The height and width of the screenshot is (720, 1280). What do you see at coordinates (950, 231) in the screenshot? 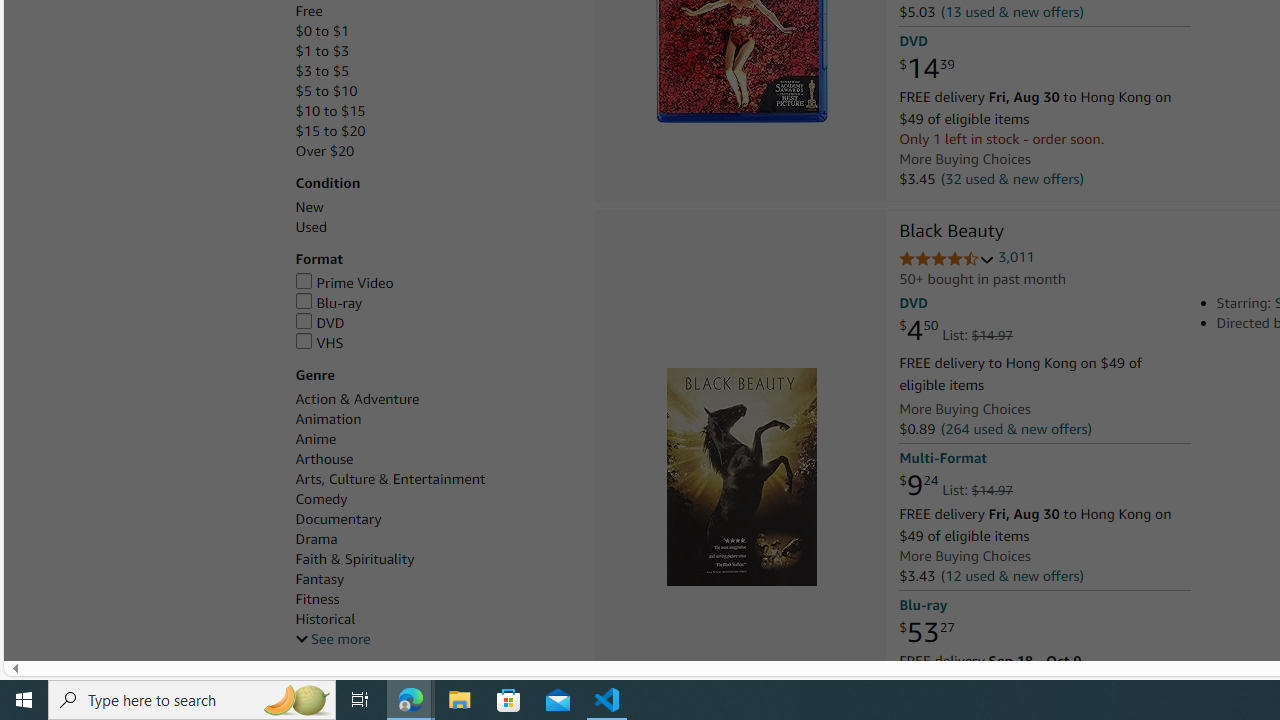
I see `'Black Beauty'` at bounding box center [950, 231].